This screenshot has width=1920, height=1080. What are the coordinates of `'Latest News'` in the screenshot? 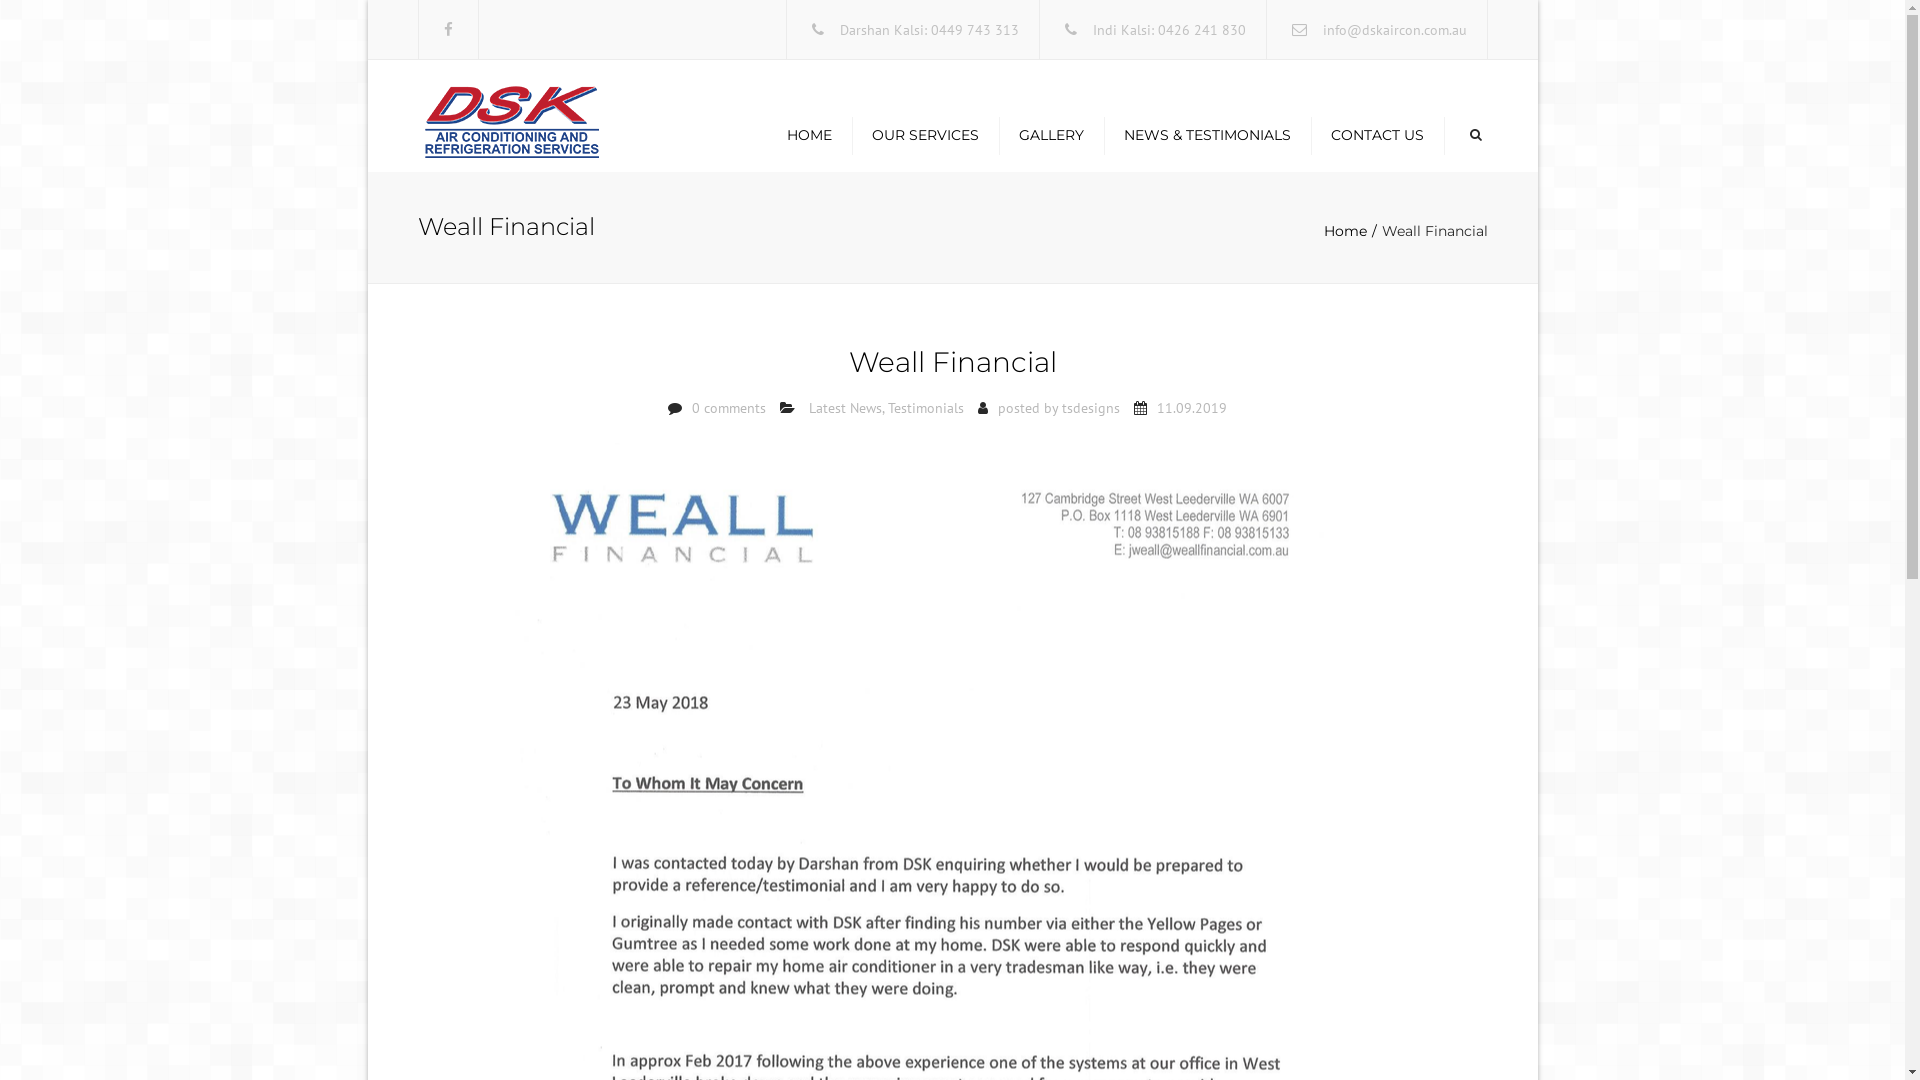 It's located at (845, 407).